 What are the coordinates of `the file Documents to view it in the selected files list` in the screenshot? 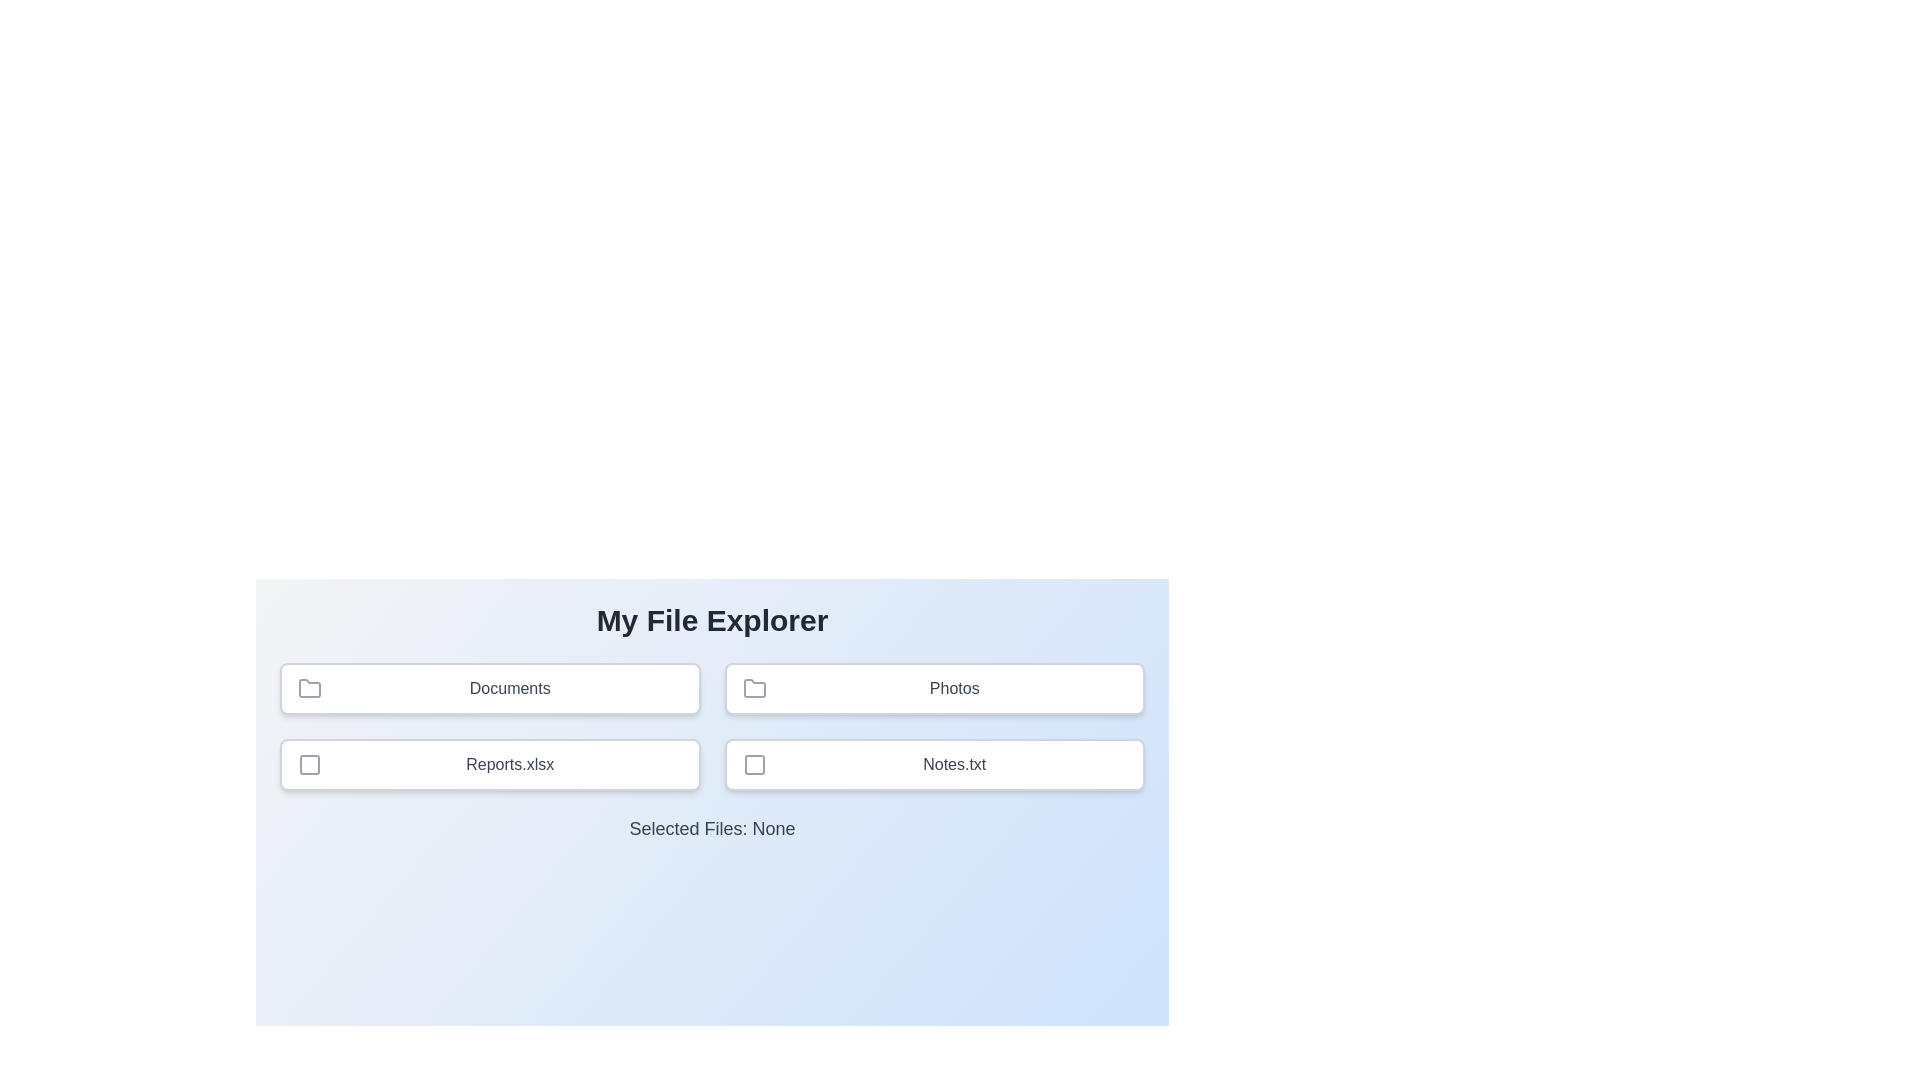 It's located at (490, 688).